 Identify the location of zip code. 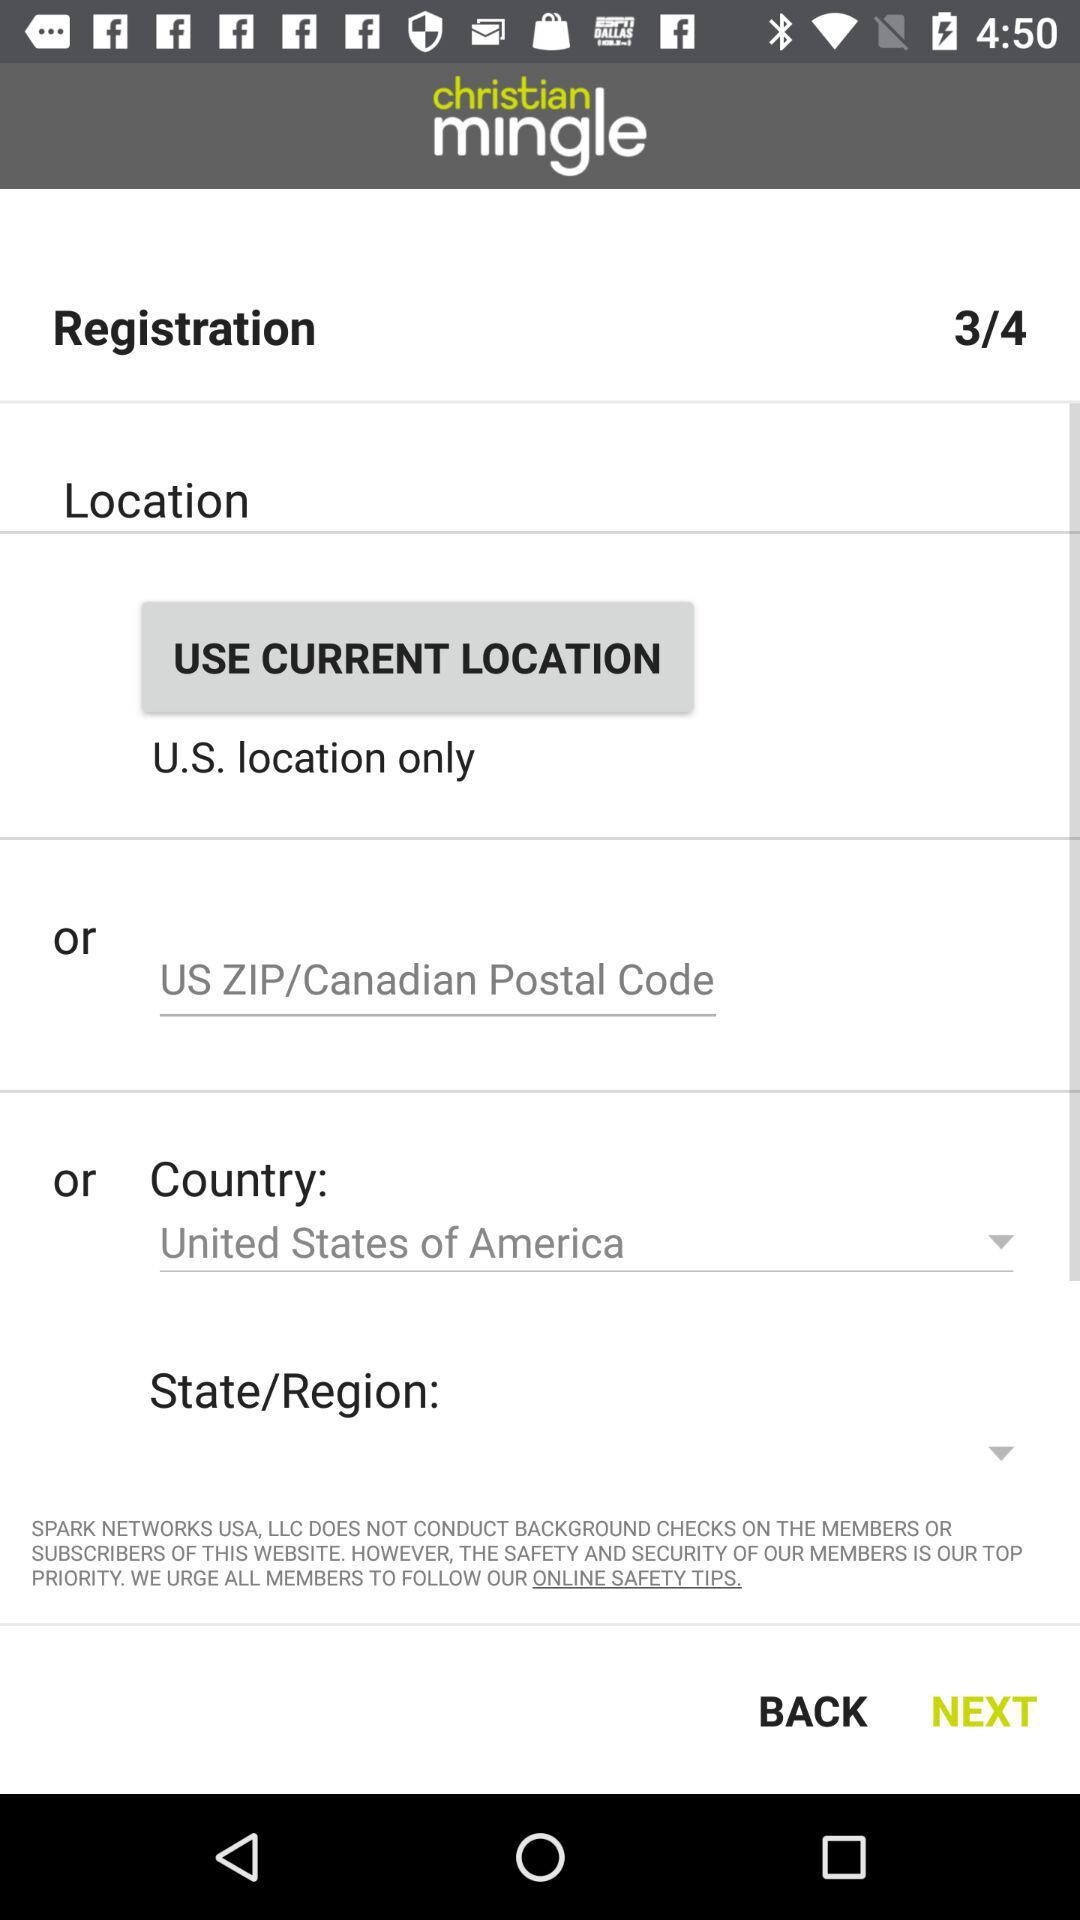
(437, 981).